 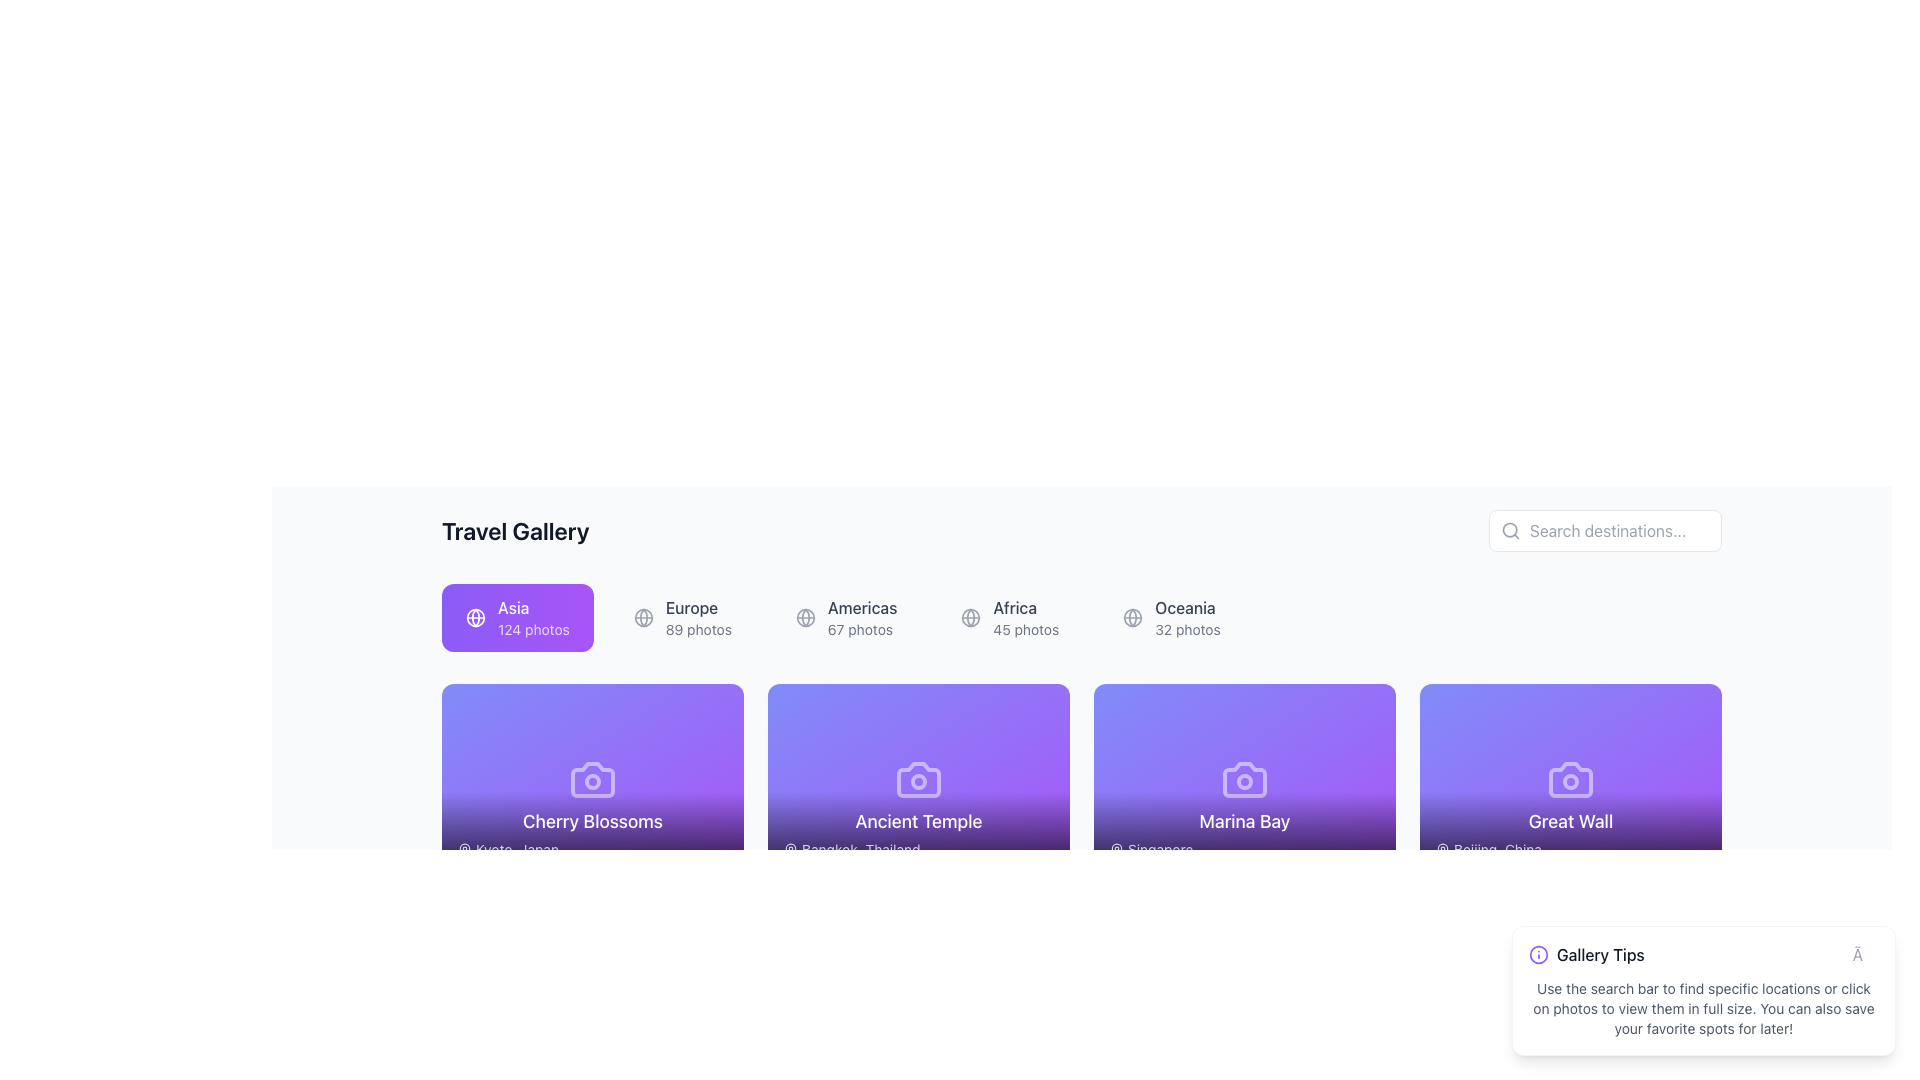 I want to click on the text label displaying 'Oceania' in the 'Travel Gallery' section, so click(x=1187, y=607).